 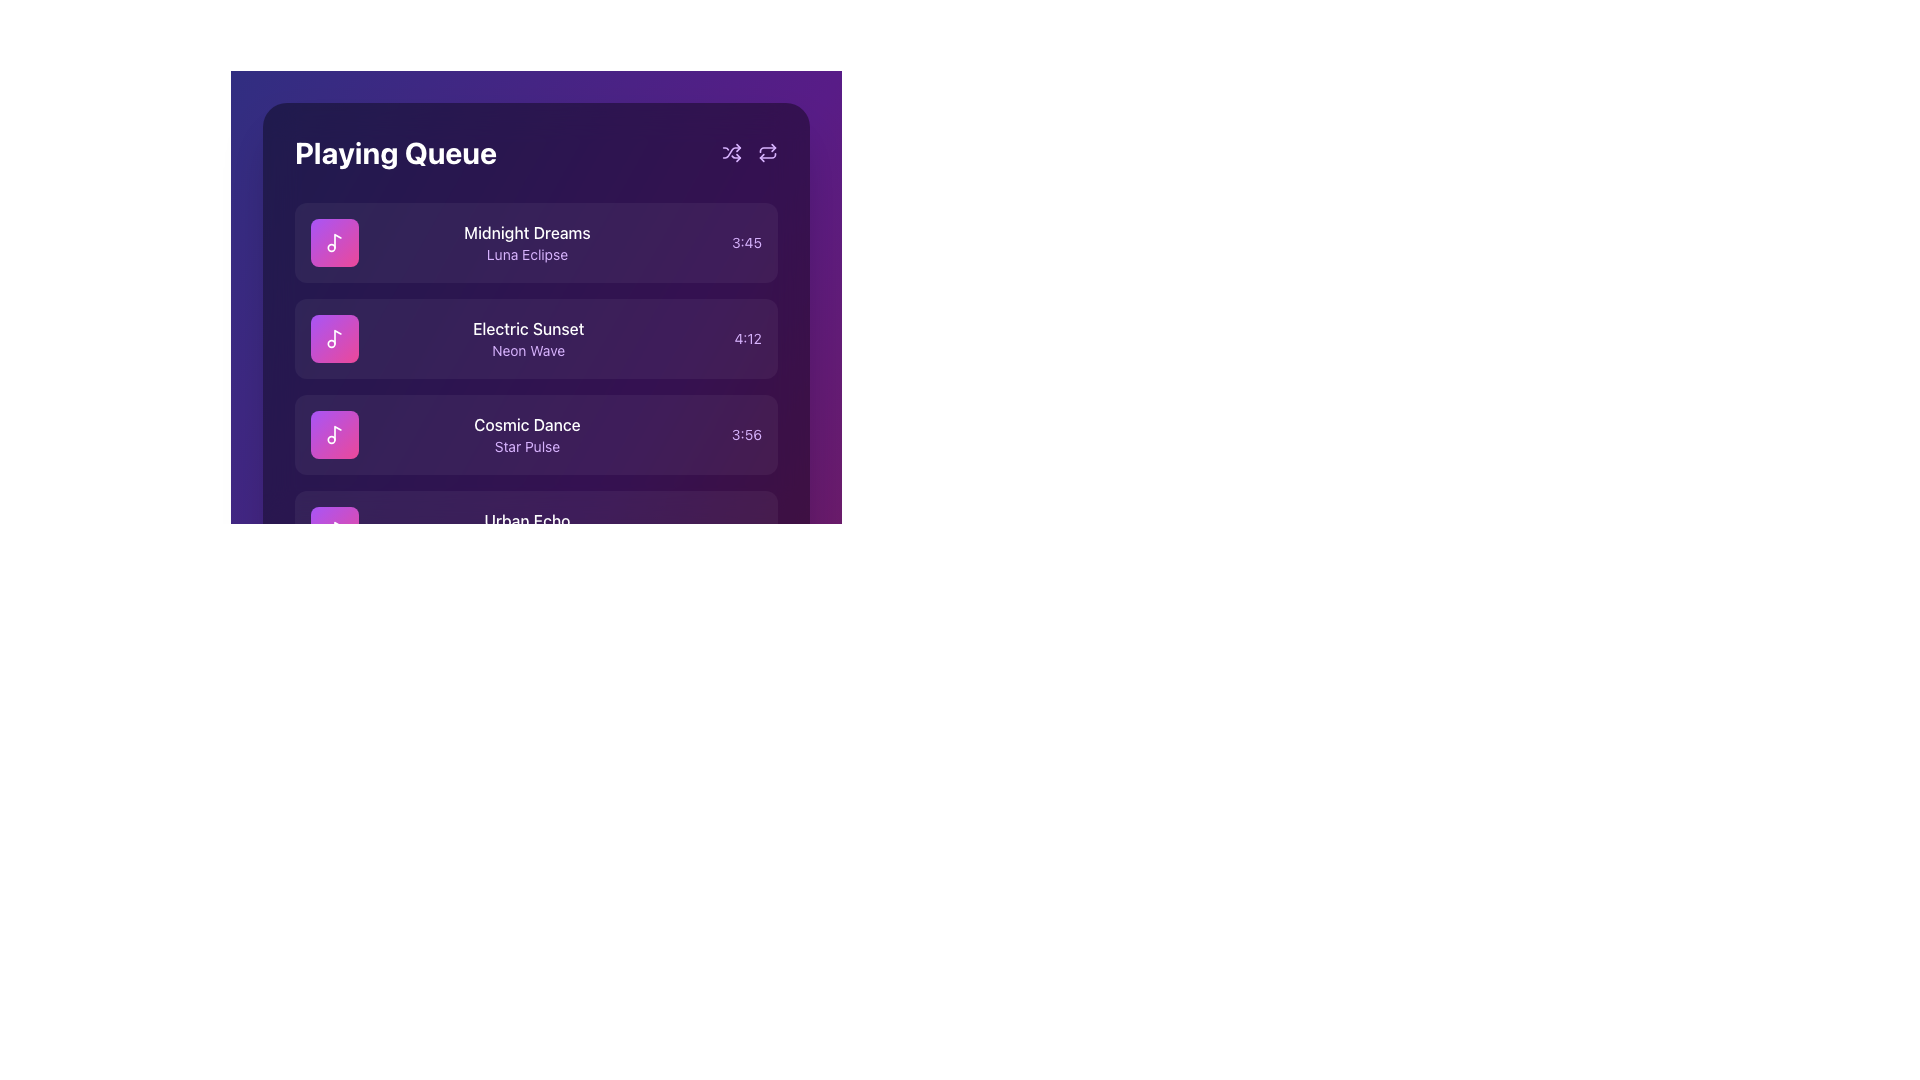 What do you see at coordinates (767, 152) in the screenshot?
I see `the refresh button, which is a purple icon with a circular arrow located in the upper right corner of the 'Playing Queue' interface` at bounding box center [767, 152].